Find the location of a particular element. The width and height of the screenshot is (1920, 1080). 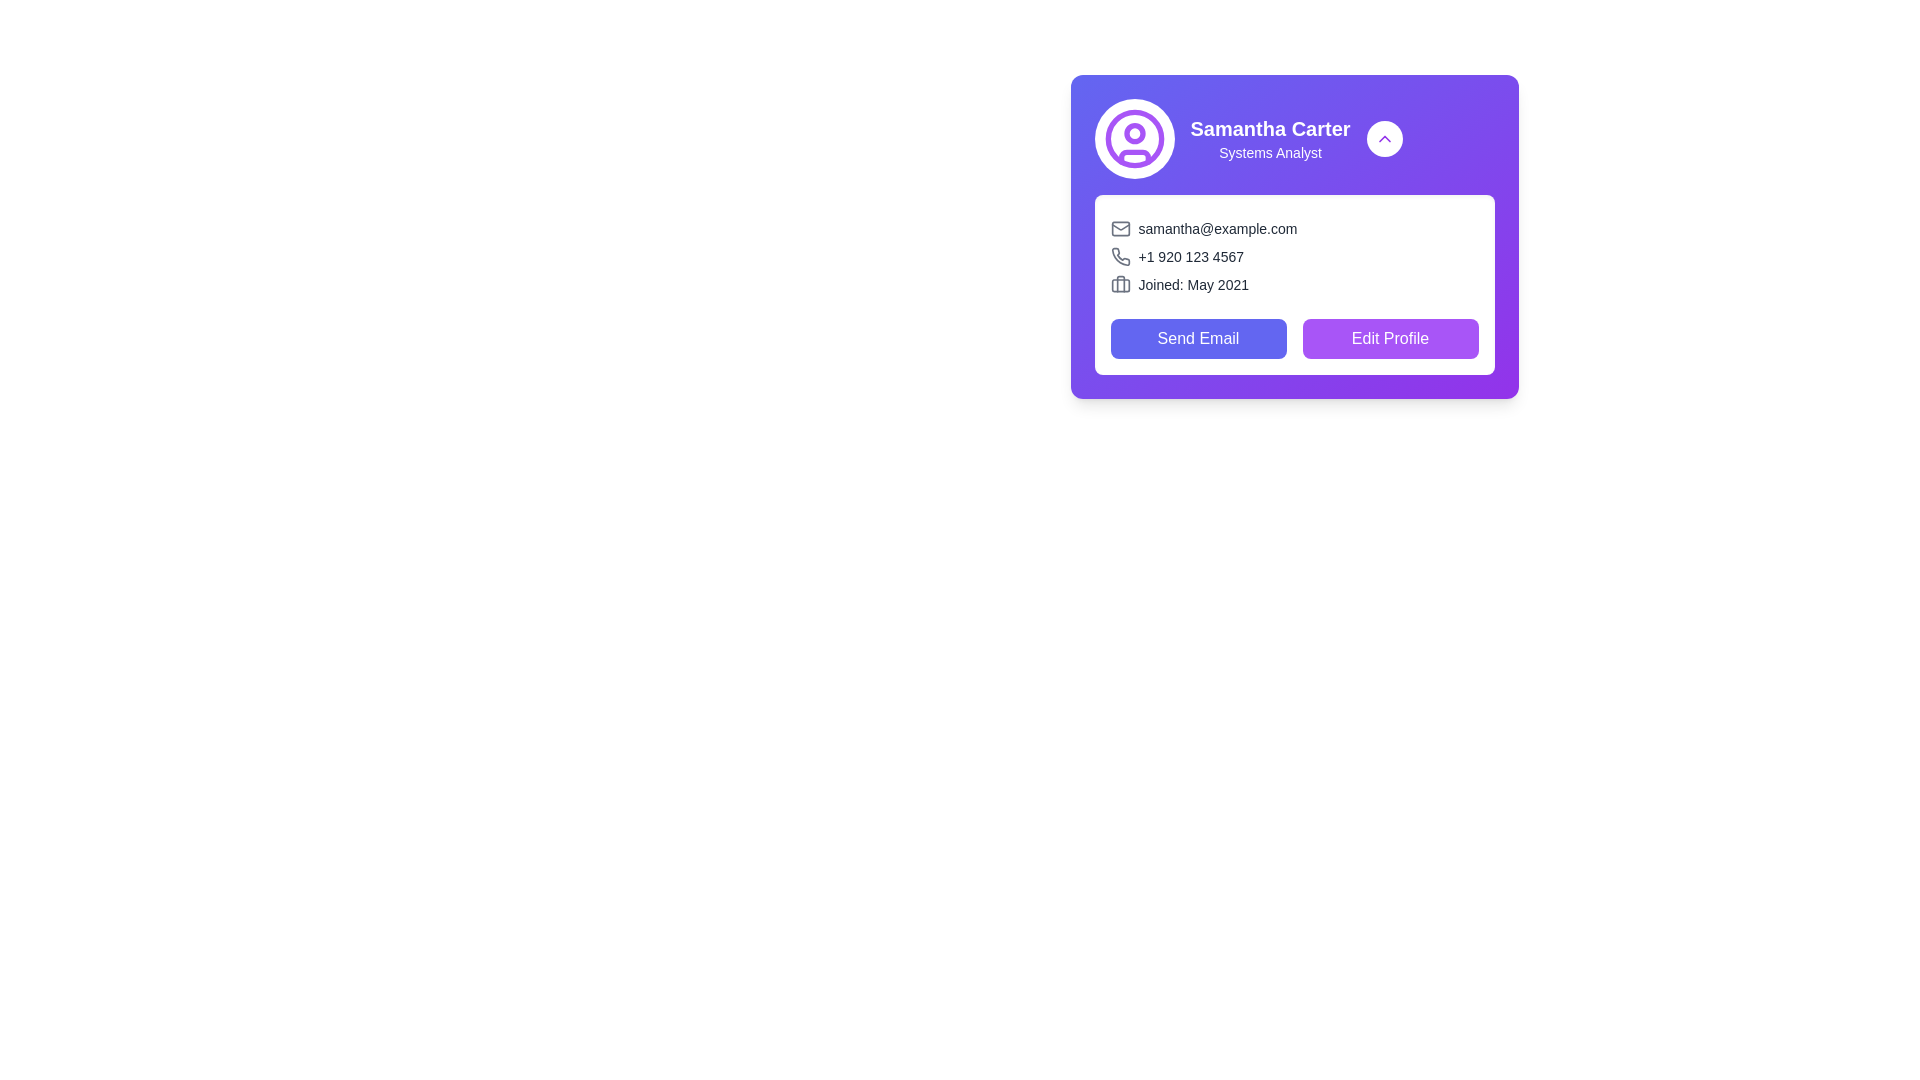

the phone-related SVG icon located in the middle section of the contact card, positioned to the left of the phone number and between an email icon above and another visual element below is located at coordinates (1120, 255).